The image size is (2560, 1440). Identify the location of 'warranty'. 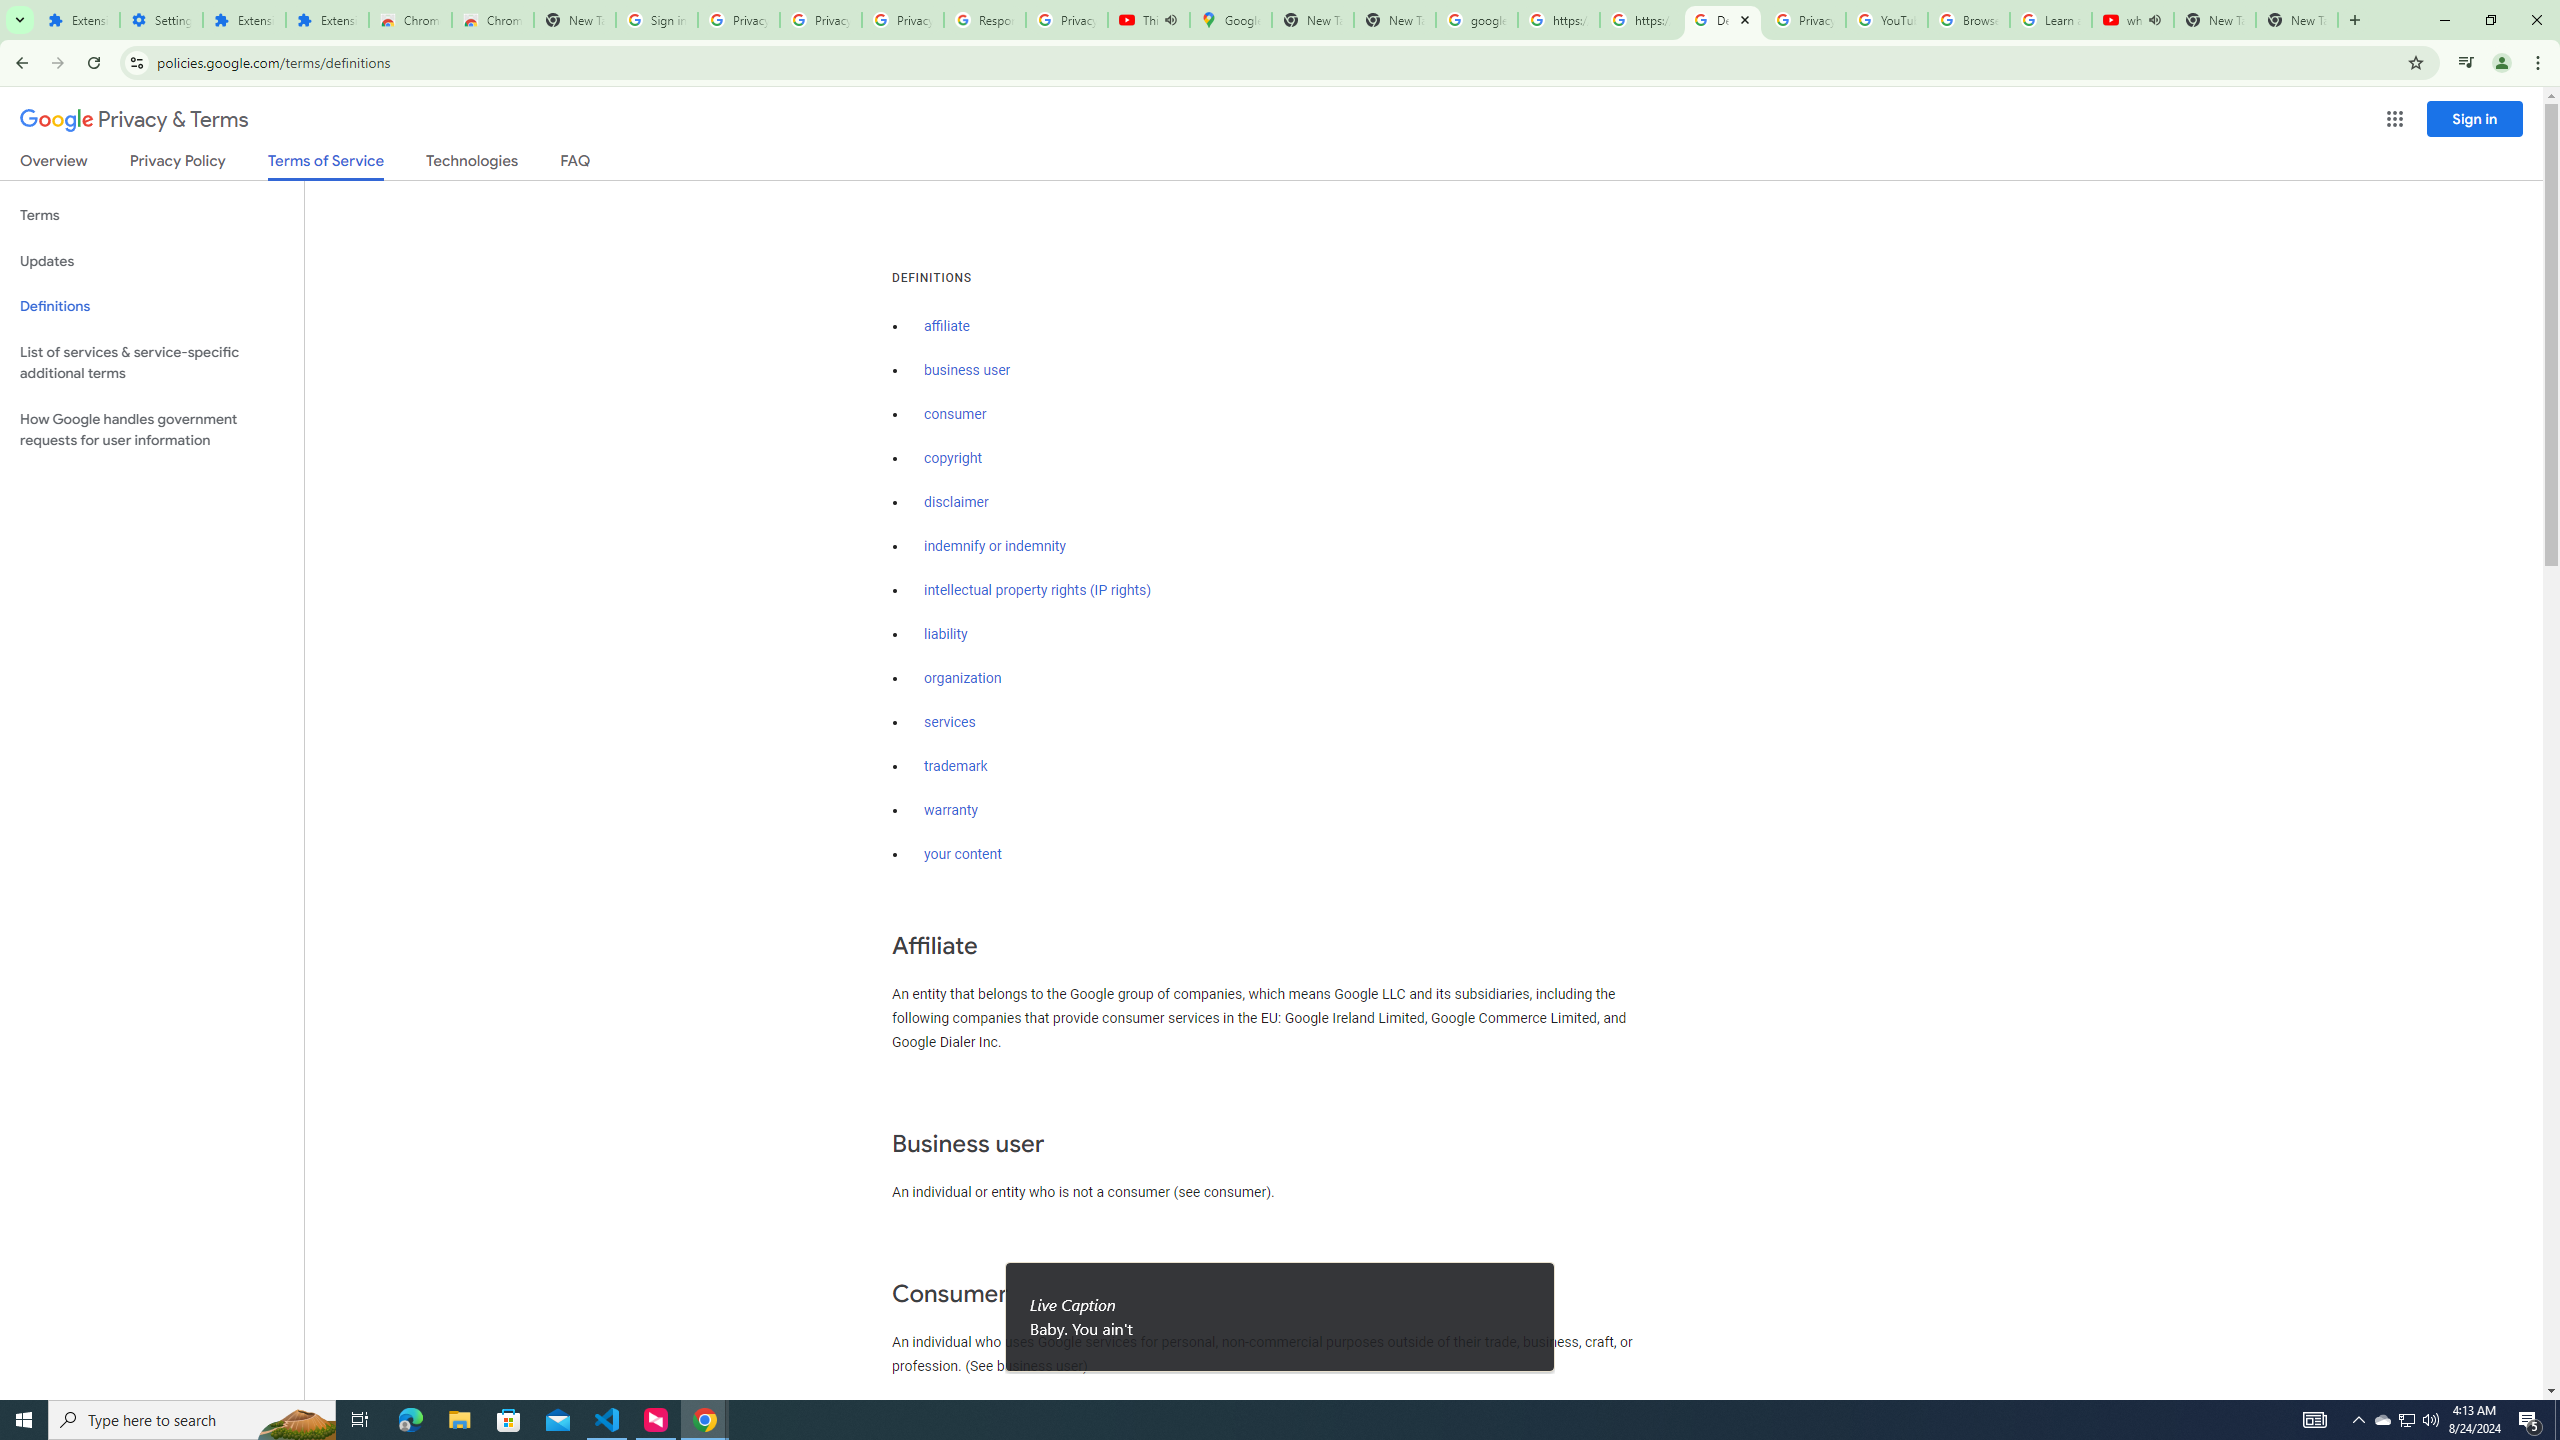
(950, 809).